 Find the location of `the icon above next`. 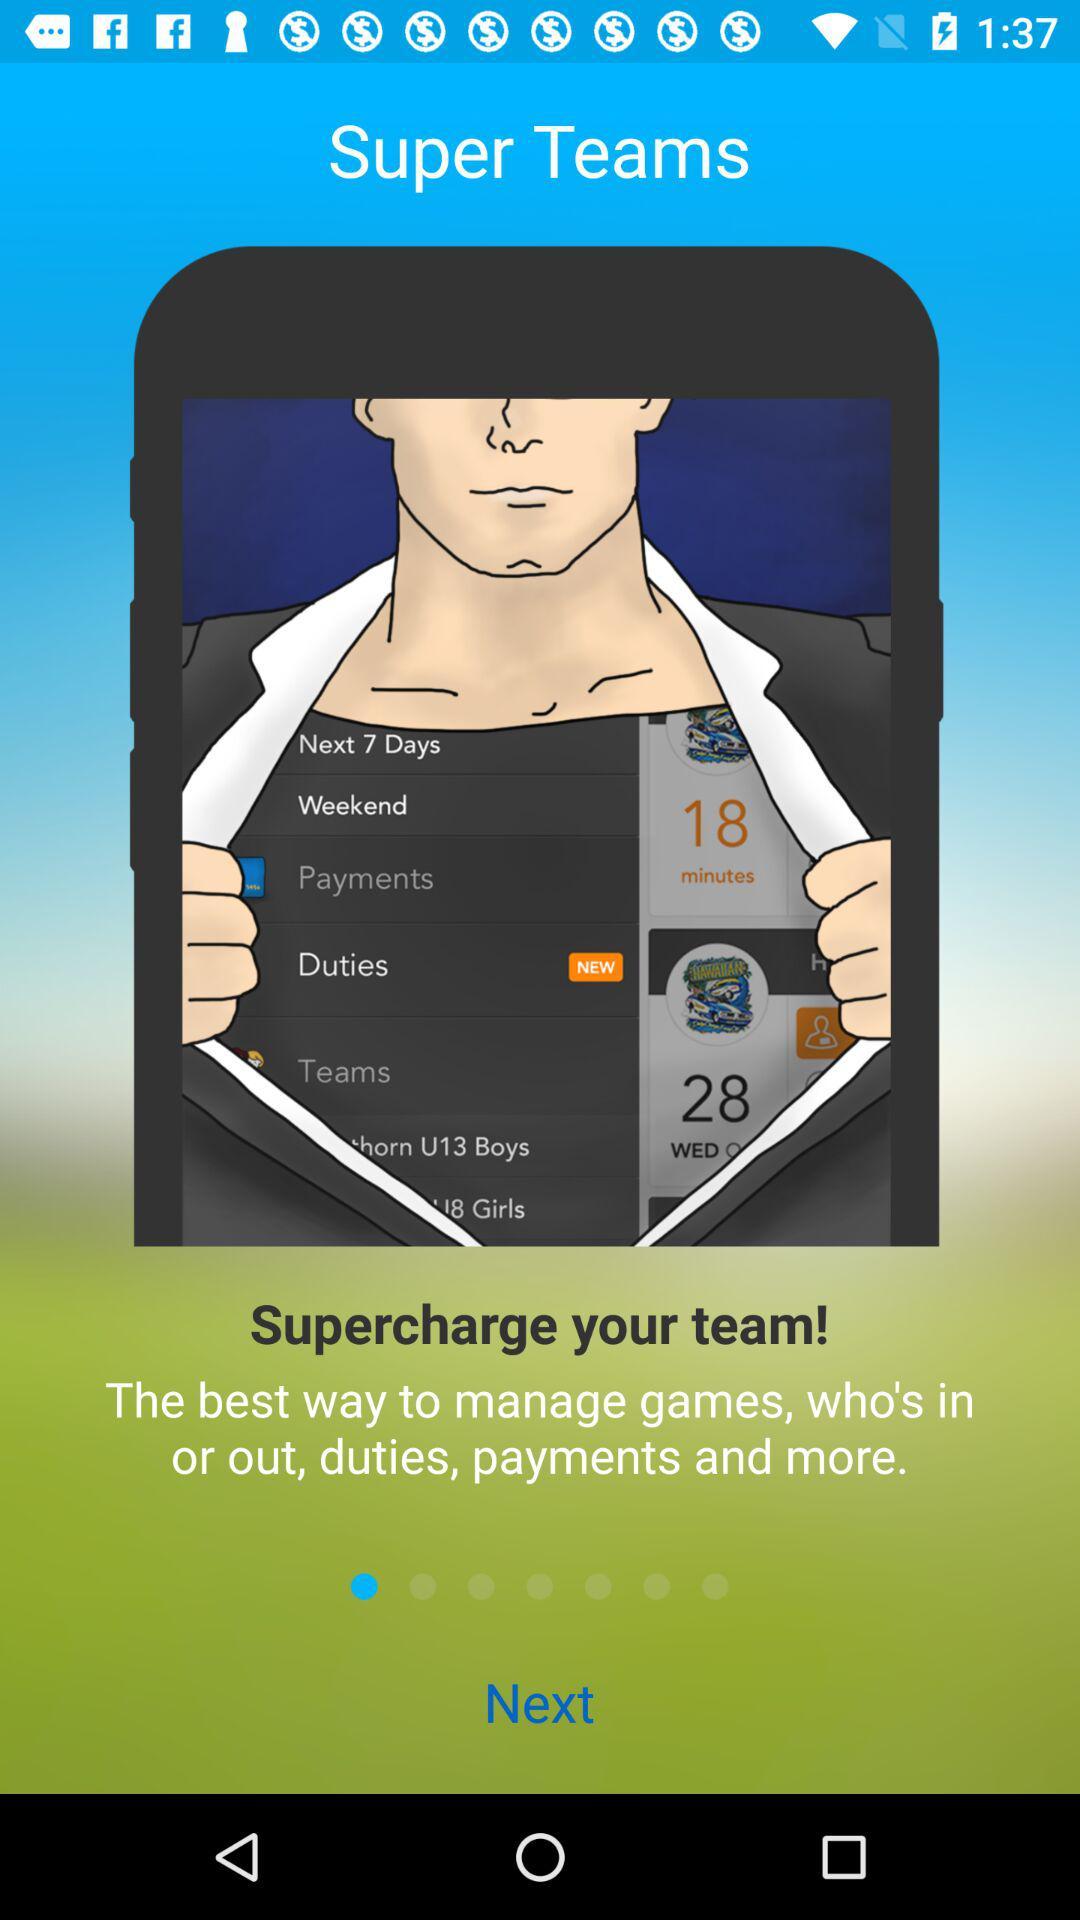

the icon above next is located at coordinates (656, 1585).